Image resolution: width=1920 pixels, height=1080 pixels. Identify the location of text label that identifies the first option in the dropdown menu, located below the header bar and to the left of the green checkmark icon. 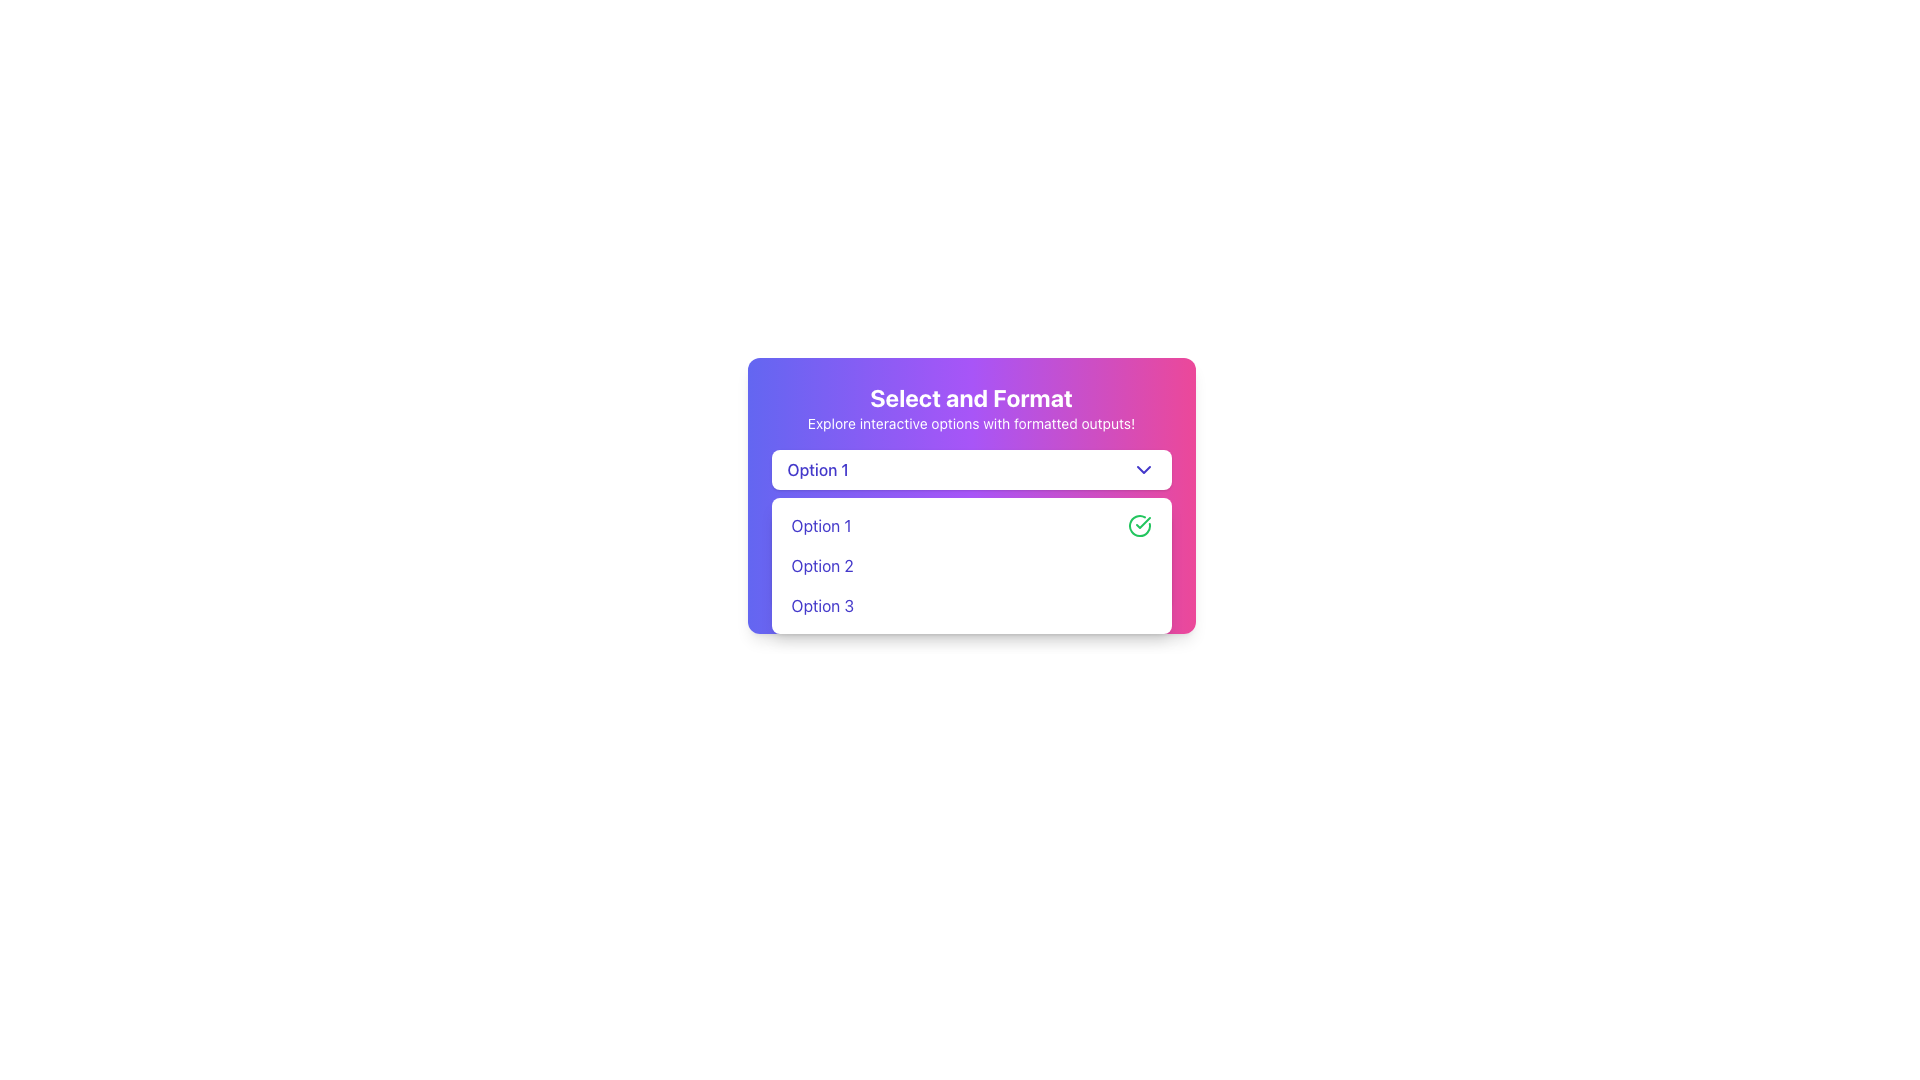
(821, 524).